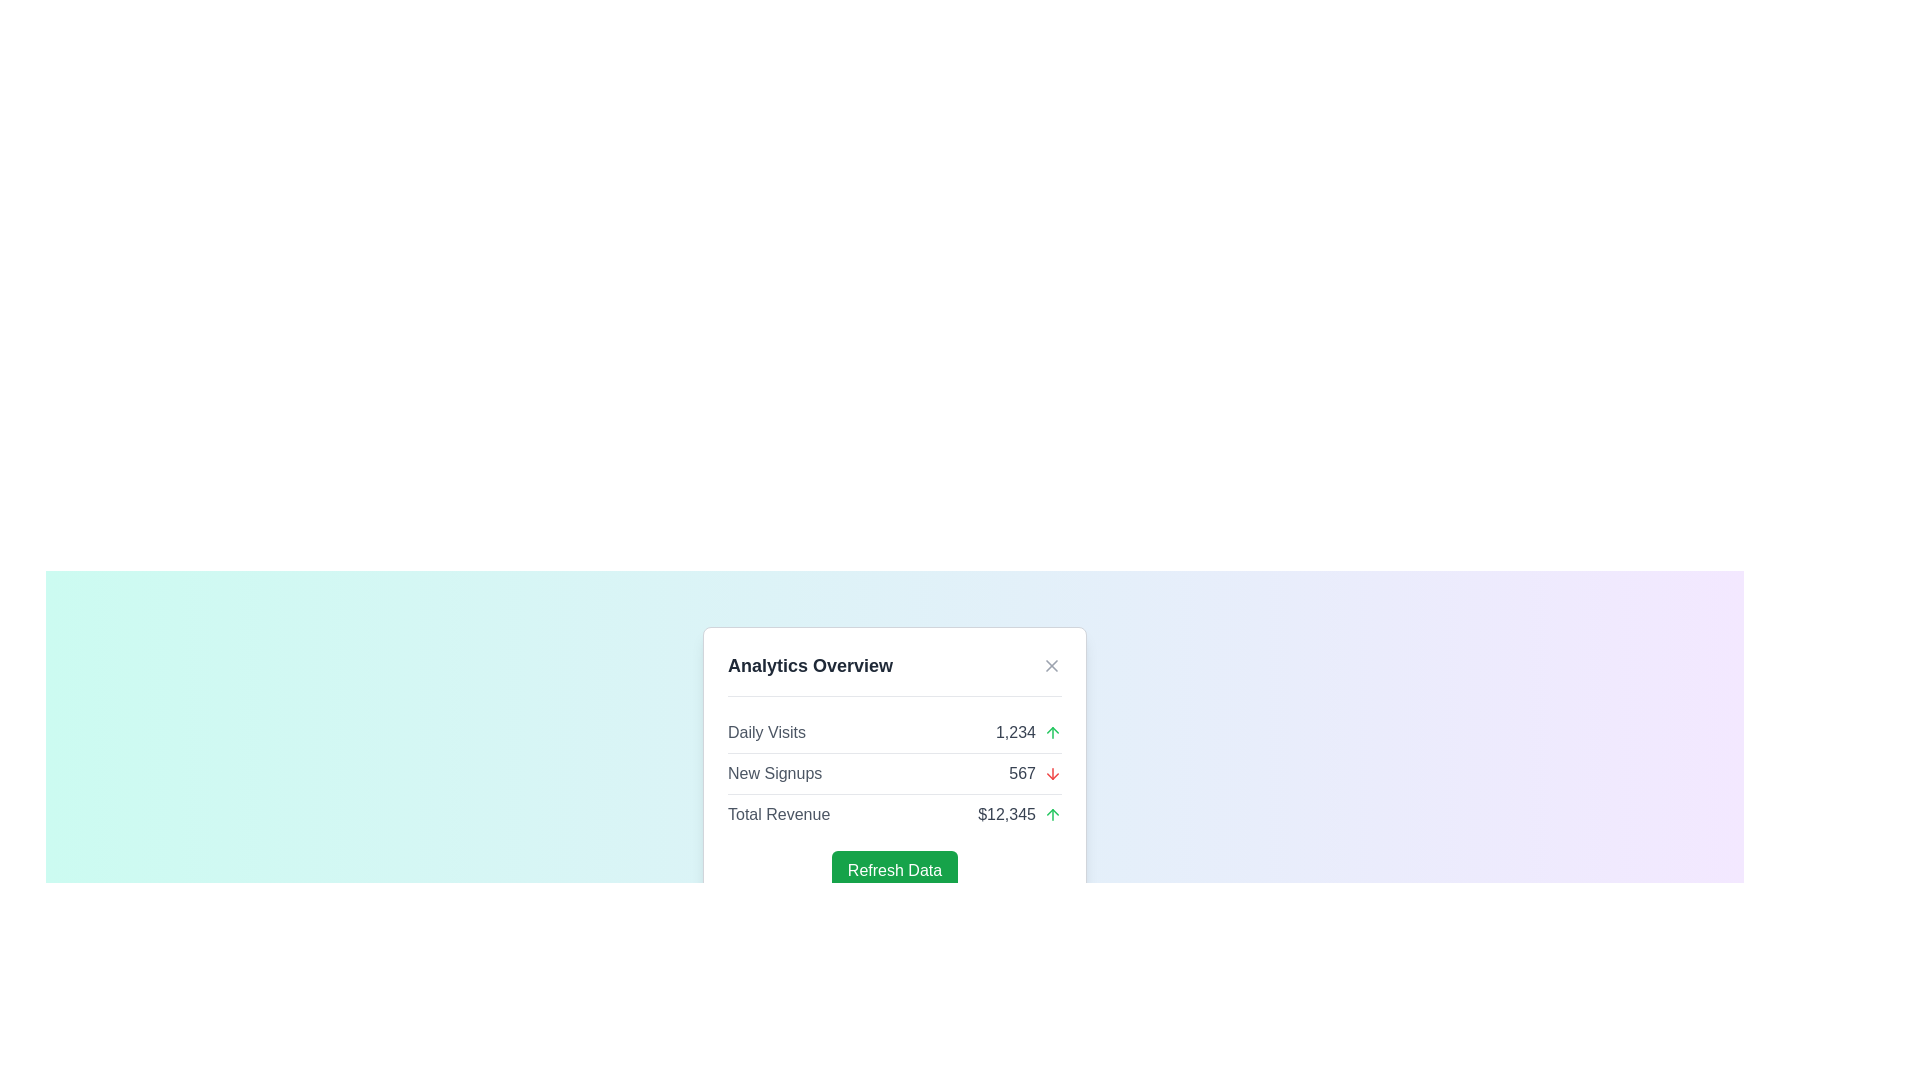 The image size is (1920, 1080). Describe the element at coordinates (810, 666) in the screenshot. I see `the 'Analytics Overview' text label located at the top-left of the popup modal` at that location.